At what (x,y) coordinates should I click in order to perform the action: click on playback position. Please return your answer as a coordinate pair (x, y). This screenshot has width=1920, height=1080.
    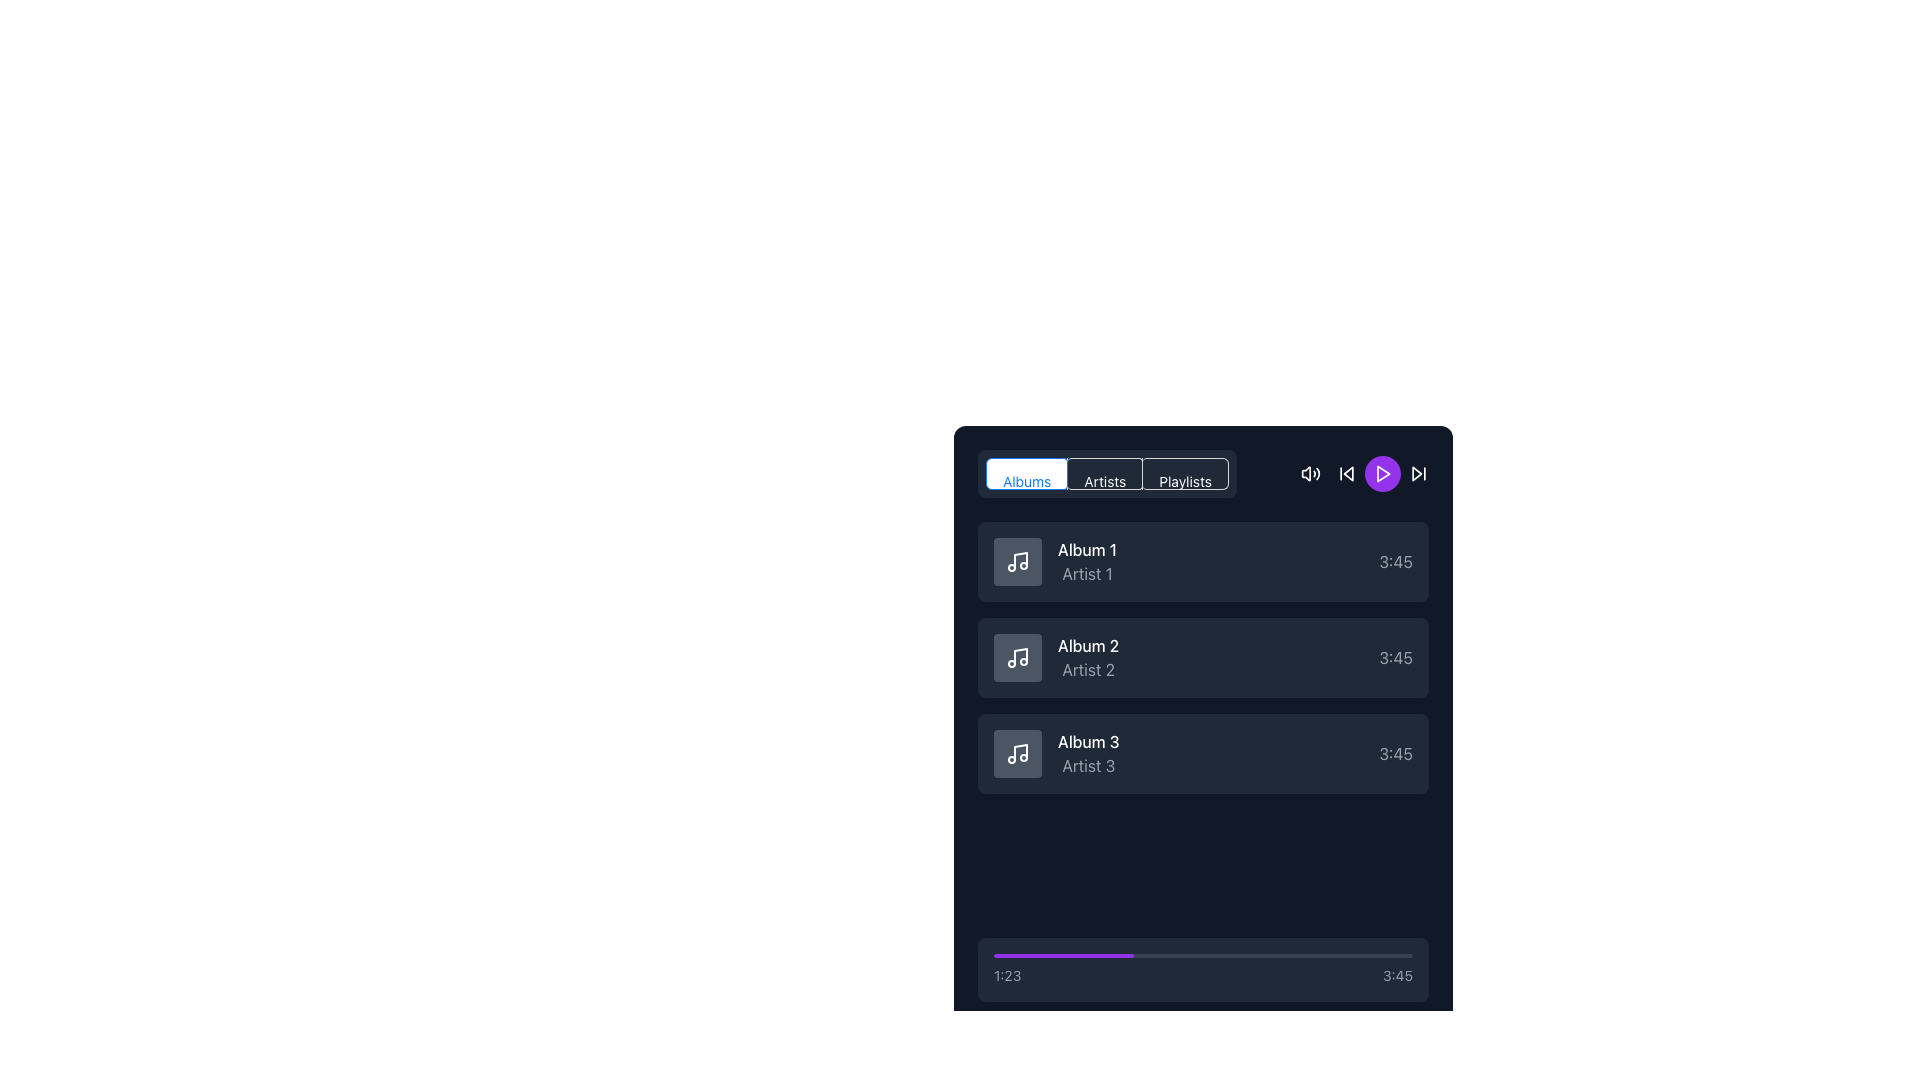
    Looking at the image, I should click on (1280, 955).